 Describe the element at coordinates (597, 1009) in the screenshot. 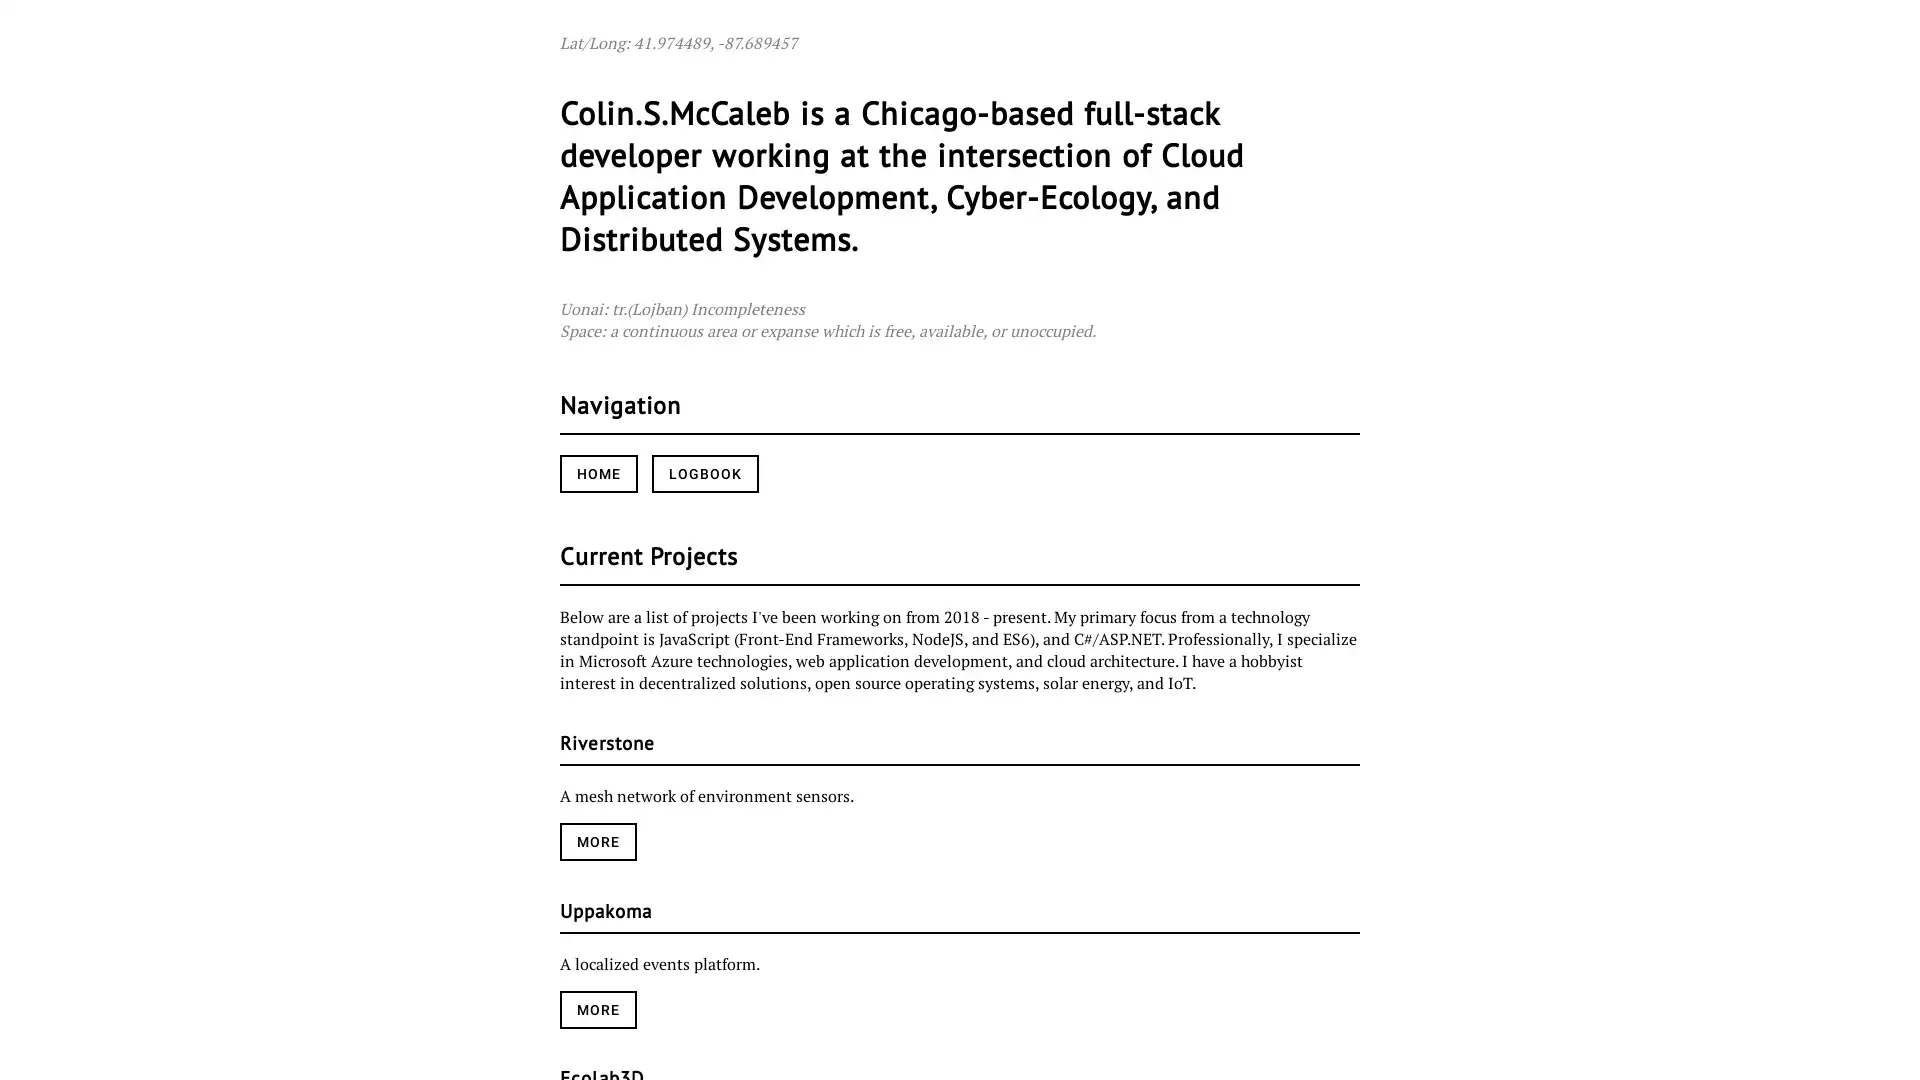

I see `MORE` at that location.